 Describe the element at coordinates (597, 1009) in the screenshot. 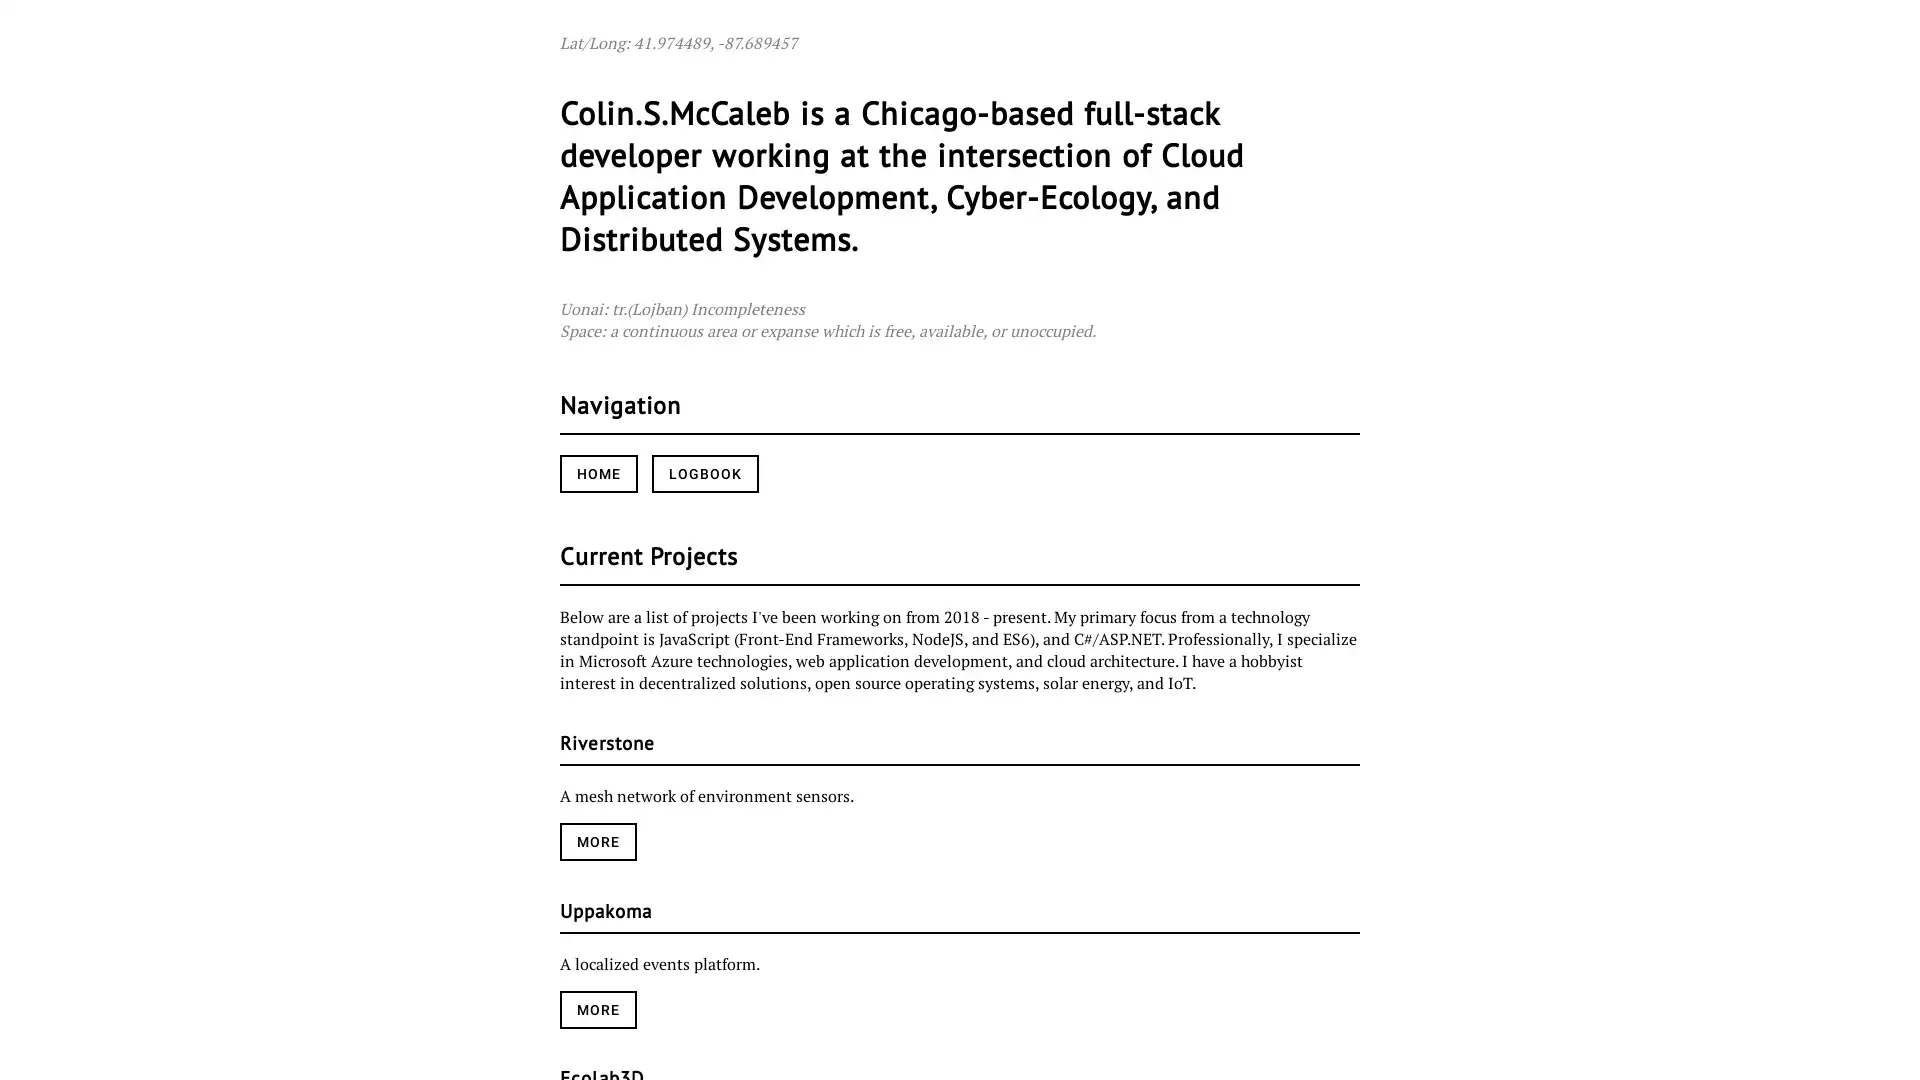

I see `MORE` at that location.